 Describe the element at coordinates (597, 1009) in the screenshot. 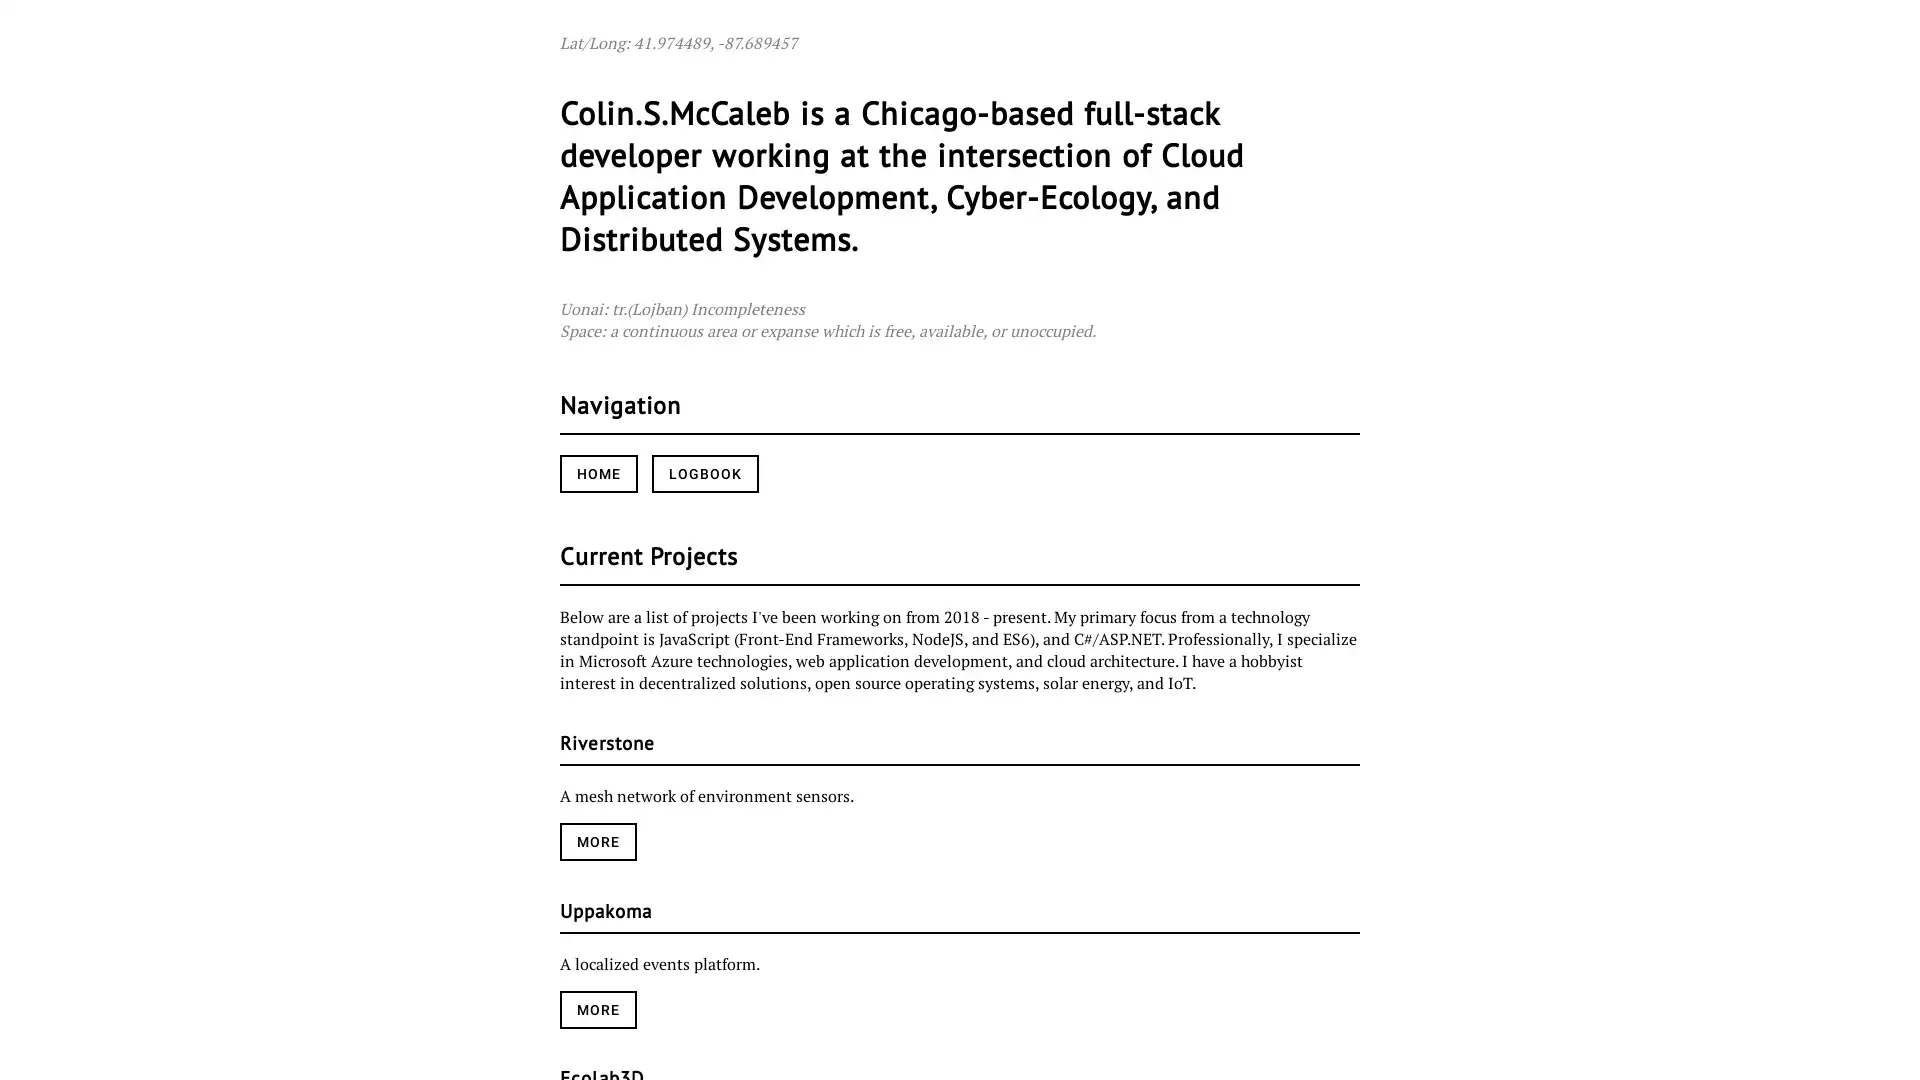

I see `MORE` at that location.